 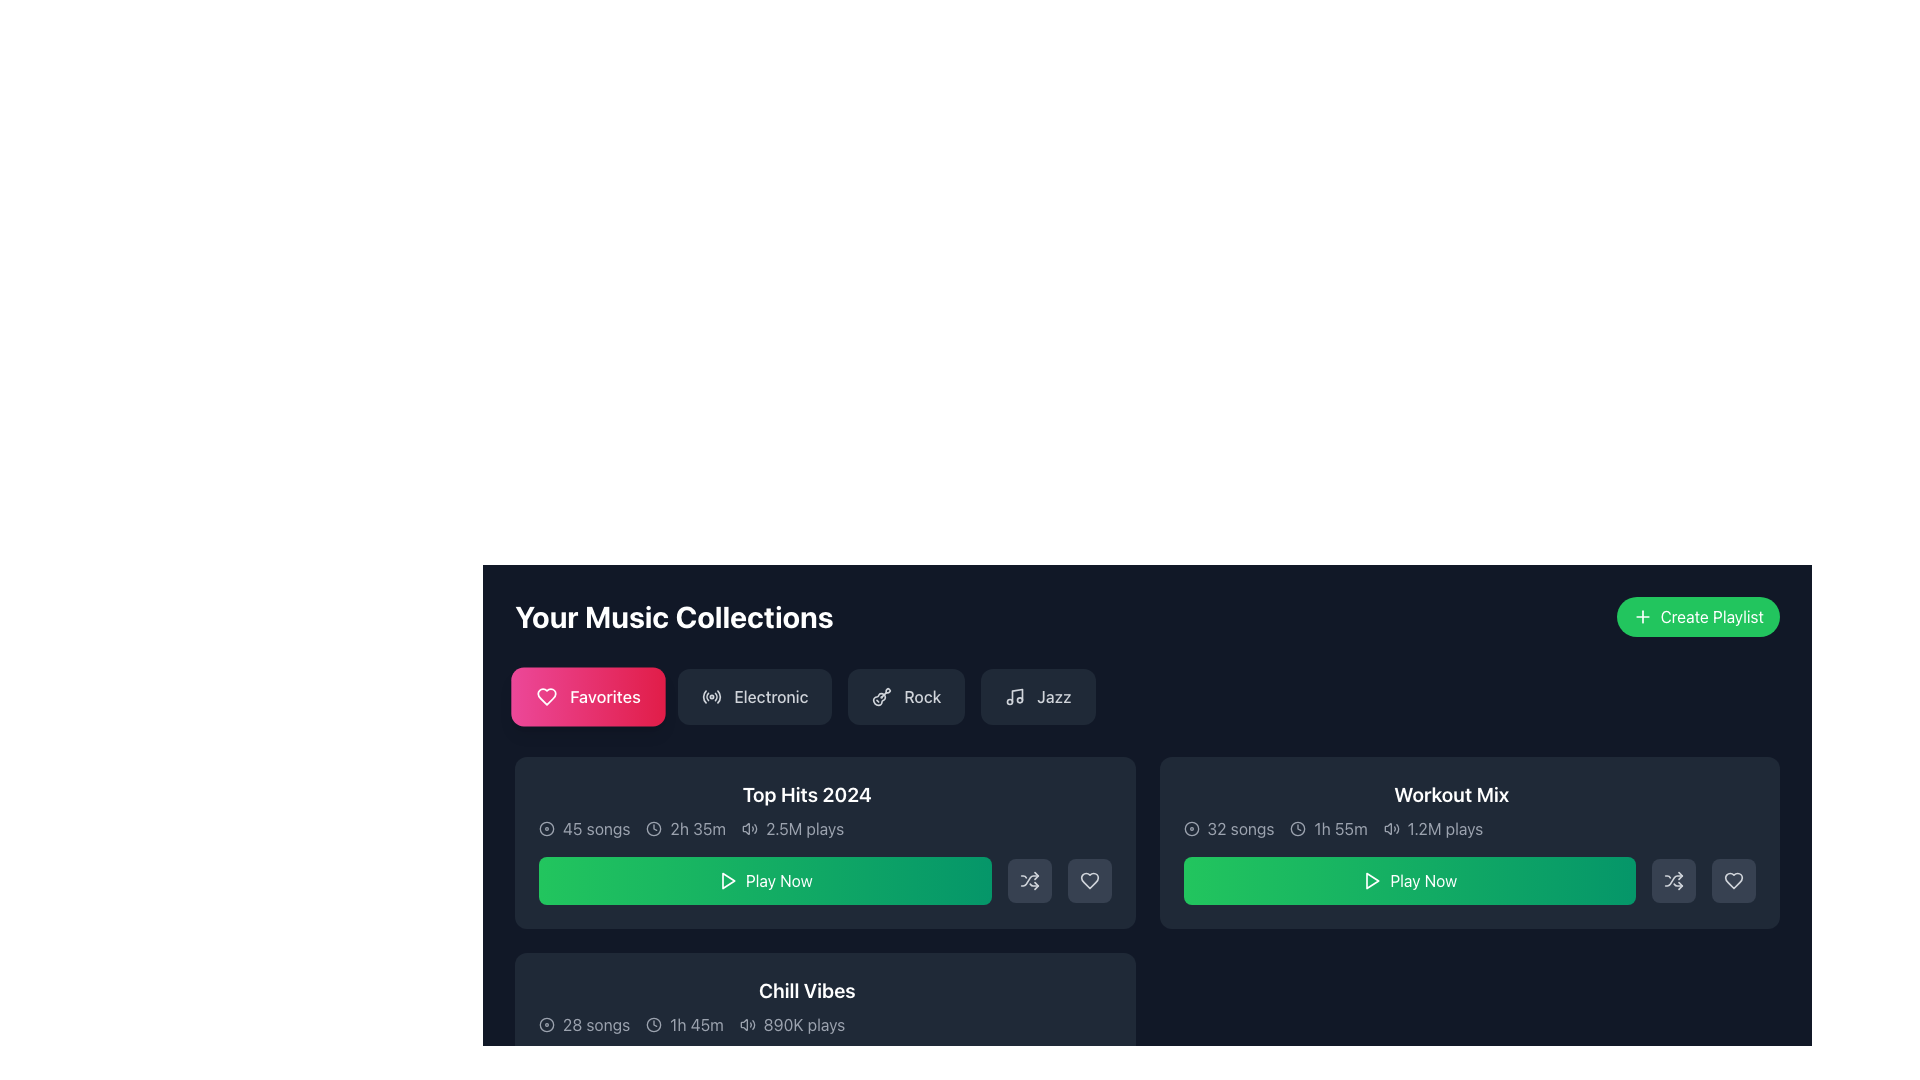 What do you see at coordinates (881, 696) in the screenshot?
I see `the 'Rock' button, which is visually represented by an icon on the left-hand side adjacent to the text 'Rock'` at bounding box center [881, 696].